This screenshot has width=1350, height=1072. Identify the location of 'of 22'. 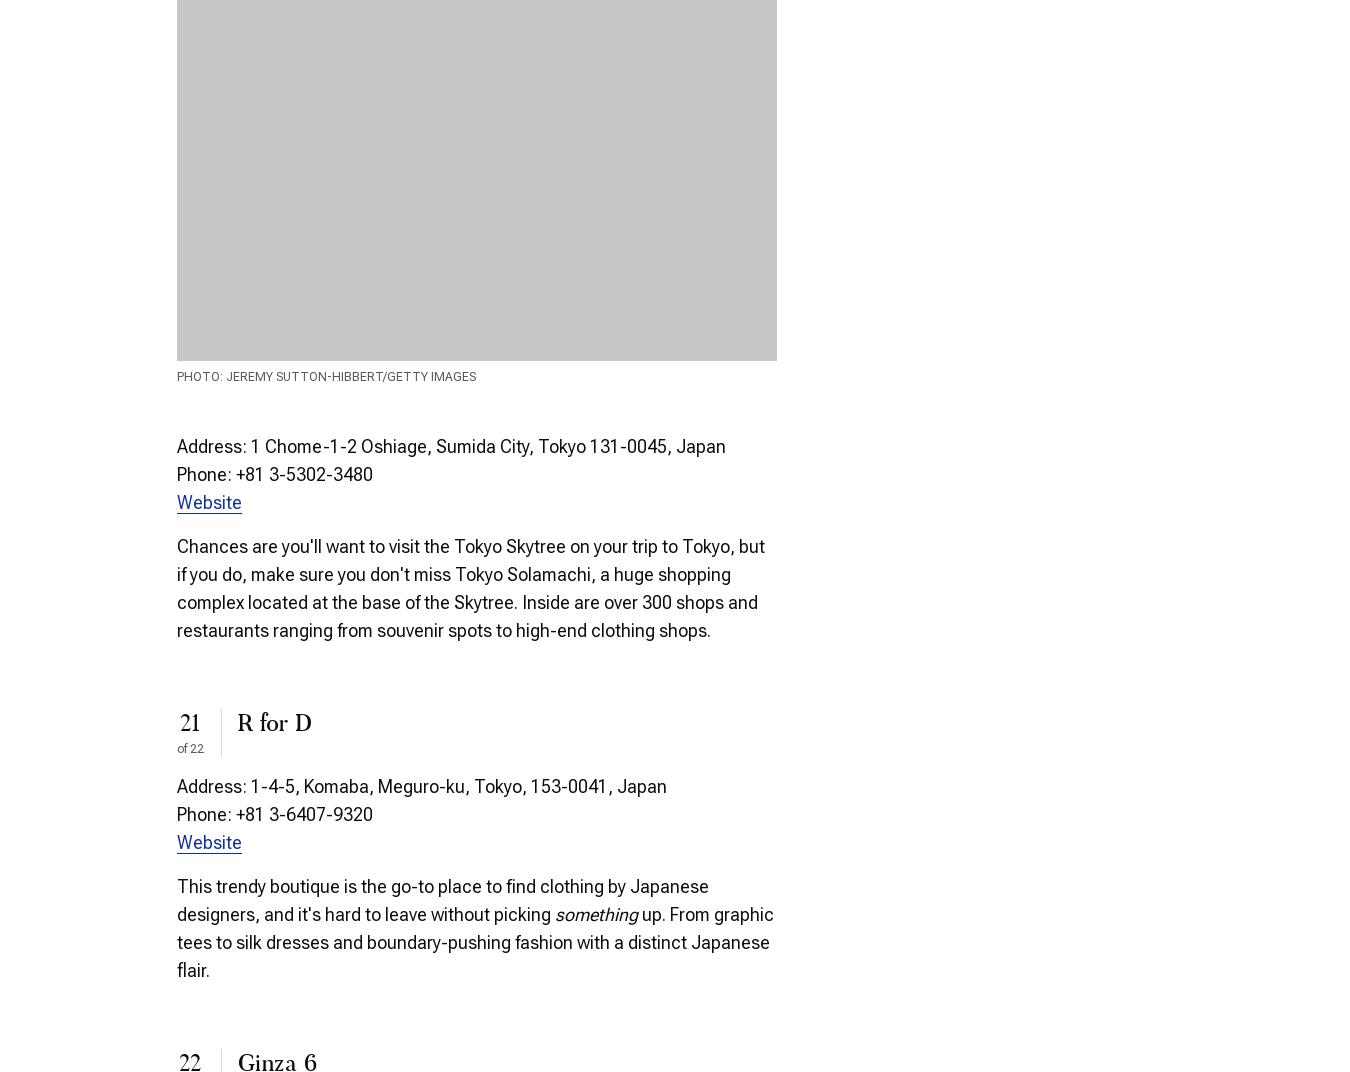
(190, 749).